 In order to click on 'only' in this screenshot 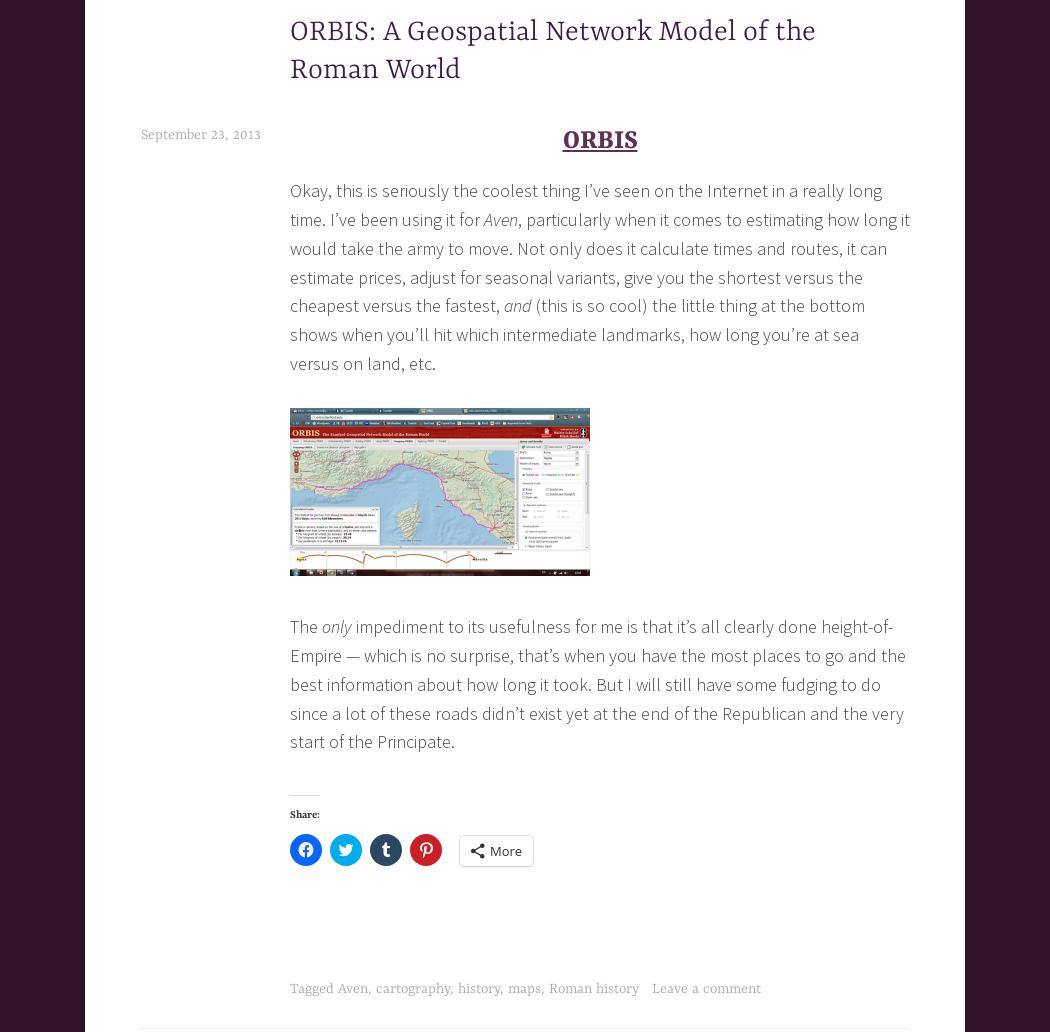, I will do `click(337, 626)`.